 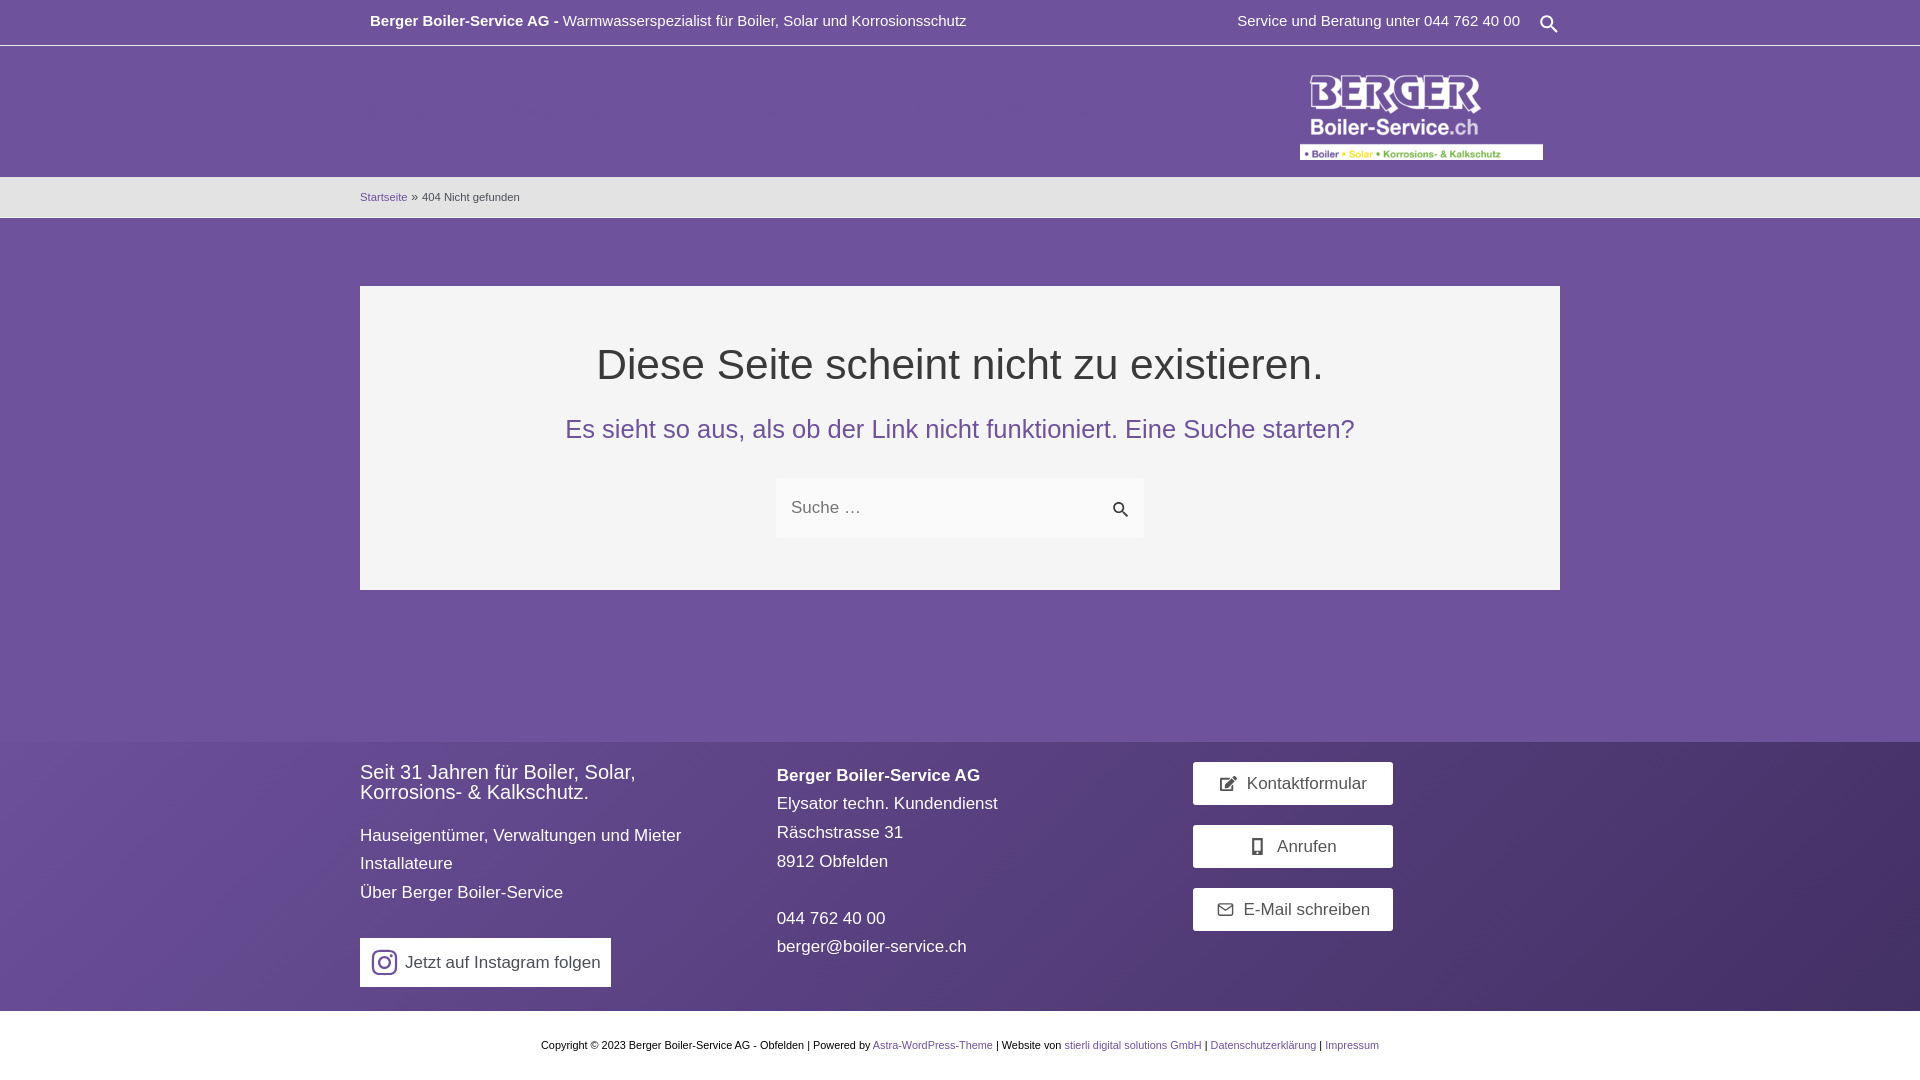 I want to click on '044 762 40 00', so click(x=1423, y=20).